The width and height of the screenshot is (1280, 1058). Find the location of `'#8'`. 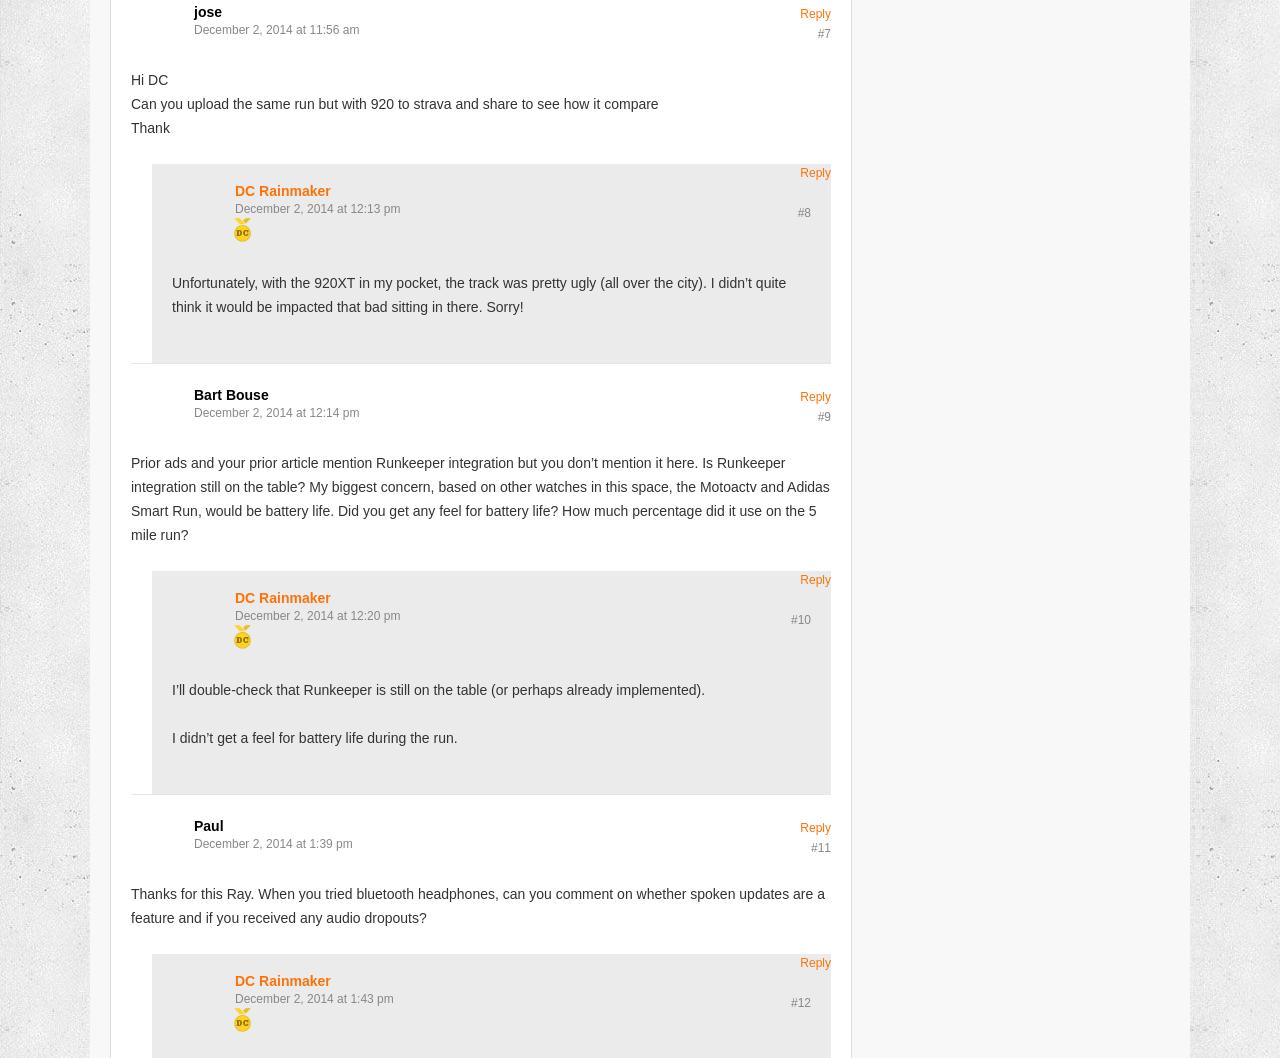

'#8' is located at coordinates (796, 212).